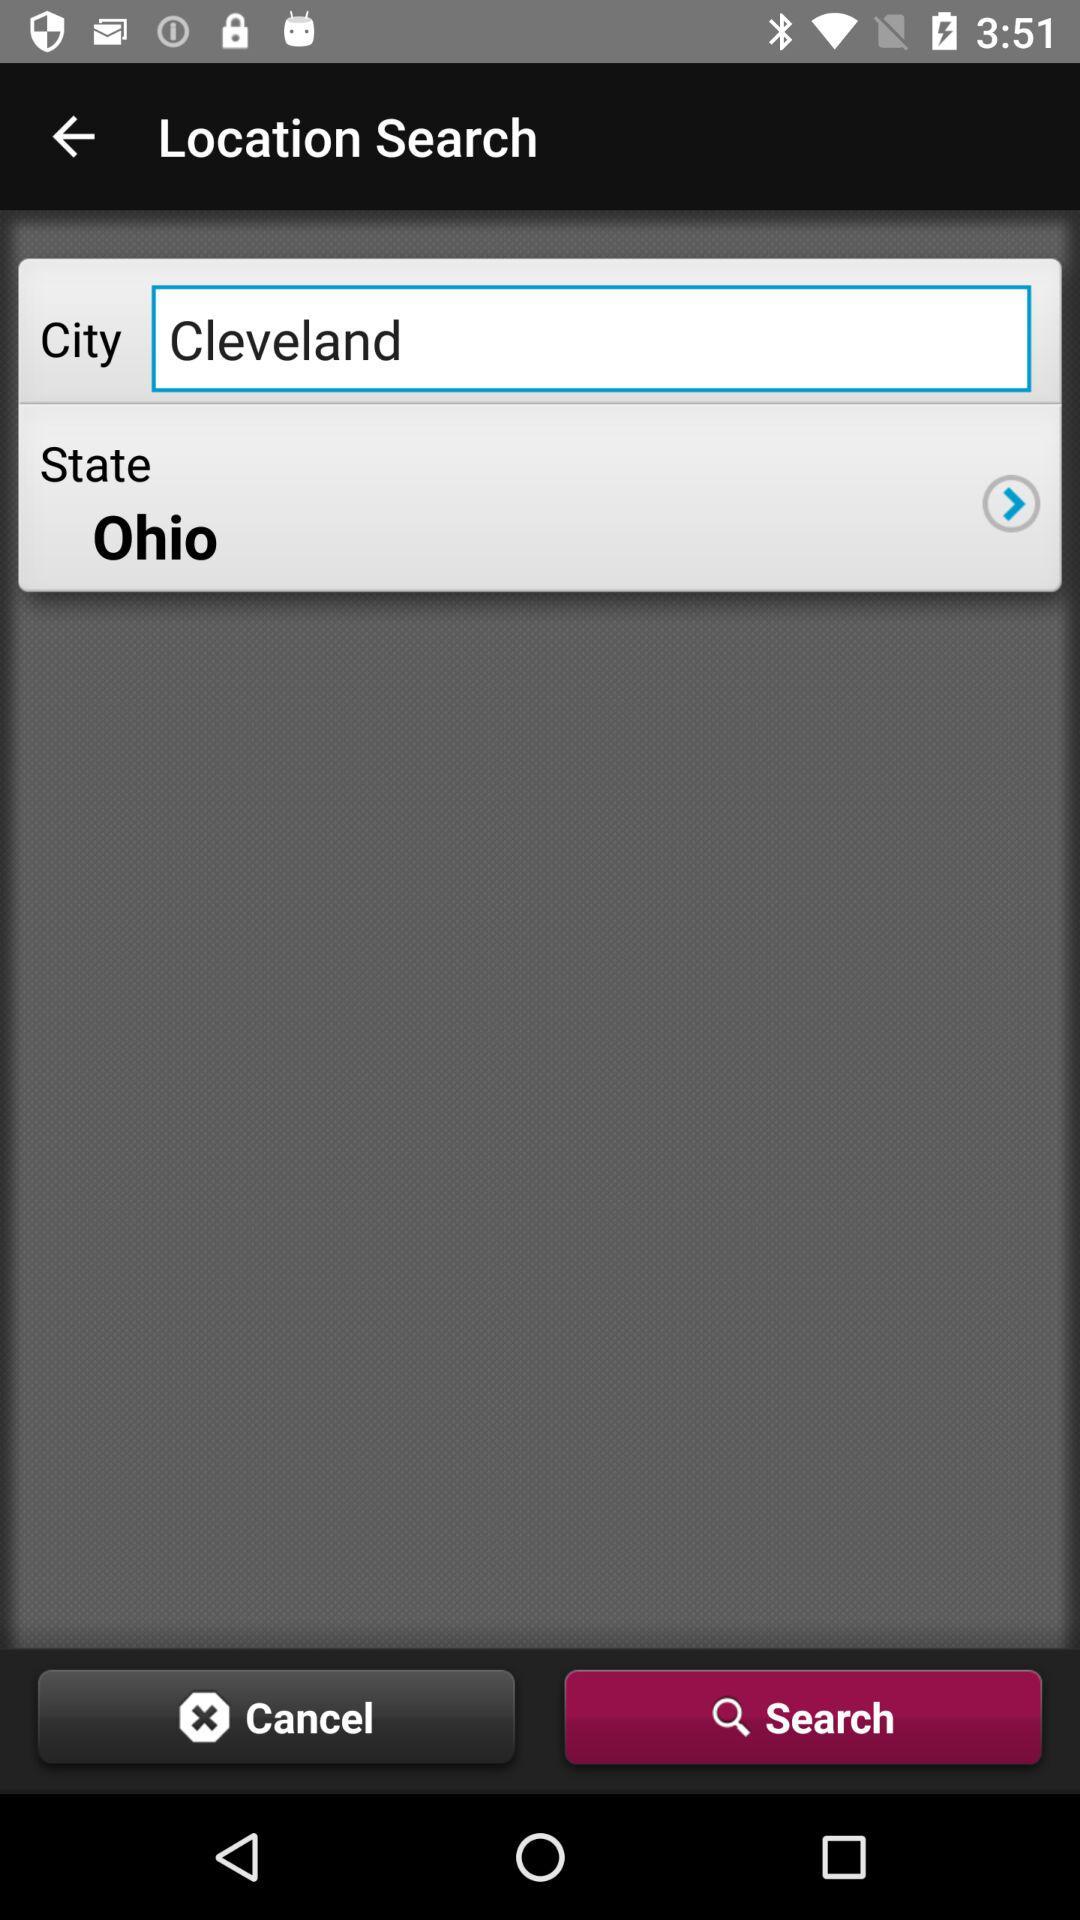  What do you see at coordinates (590, 338) in the screenshot?
I see `the item to the right of city icon` at bounding box center [590, 338].